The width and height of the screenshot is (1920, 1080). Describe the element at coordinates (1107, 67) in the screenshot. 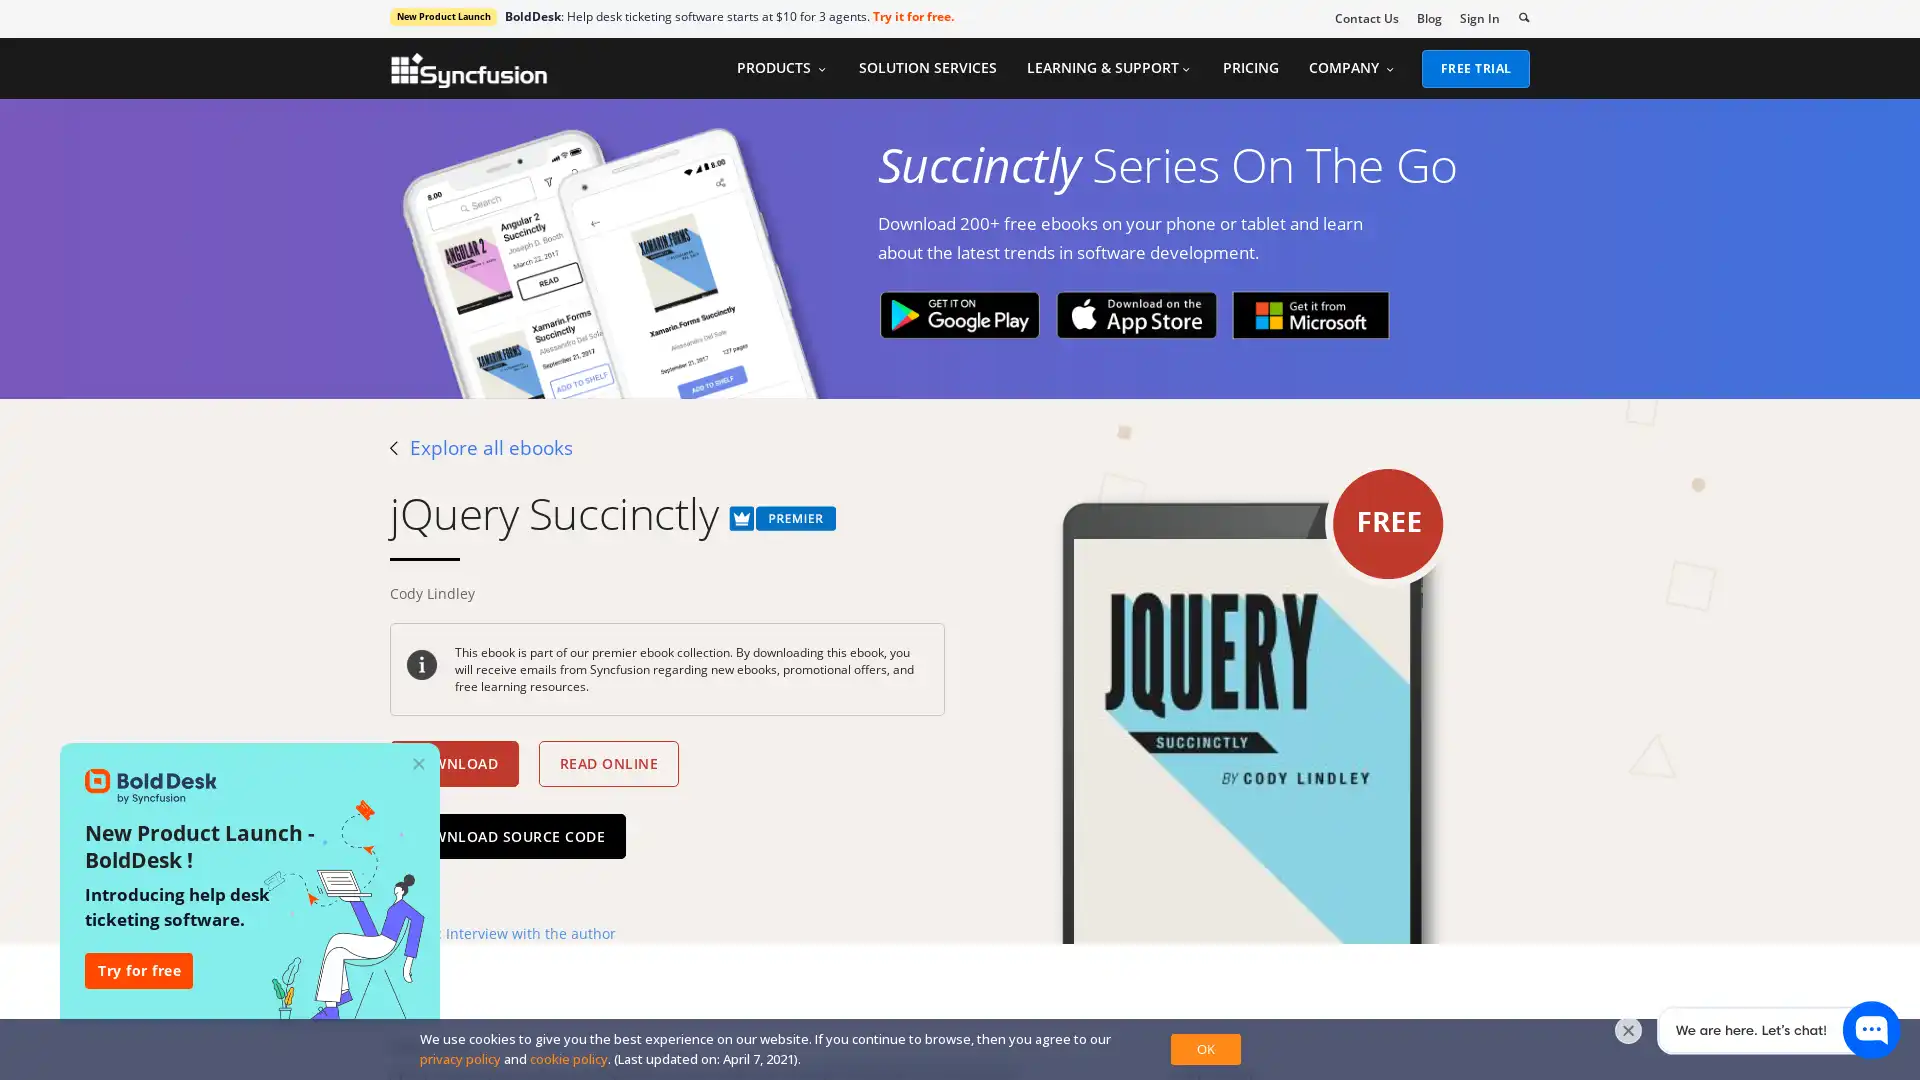

I see `LEARNING & SUPPORT` at that location.